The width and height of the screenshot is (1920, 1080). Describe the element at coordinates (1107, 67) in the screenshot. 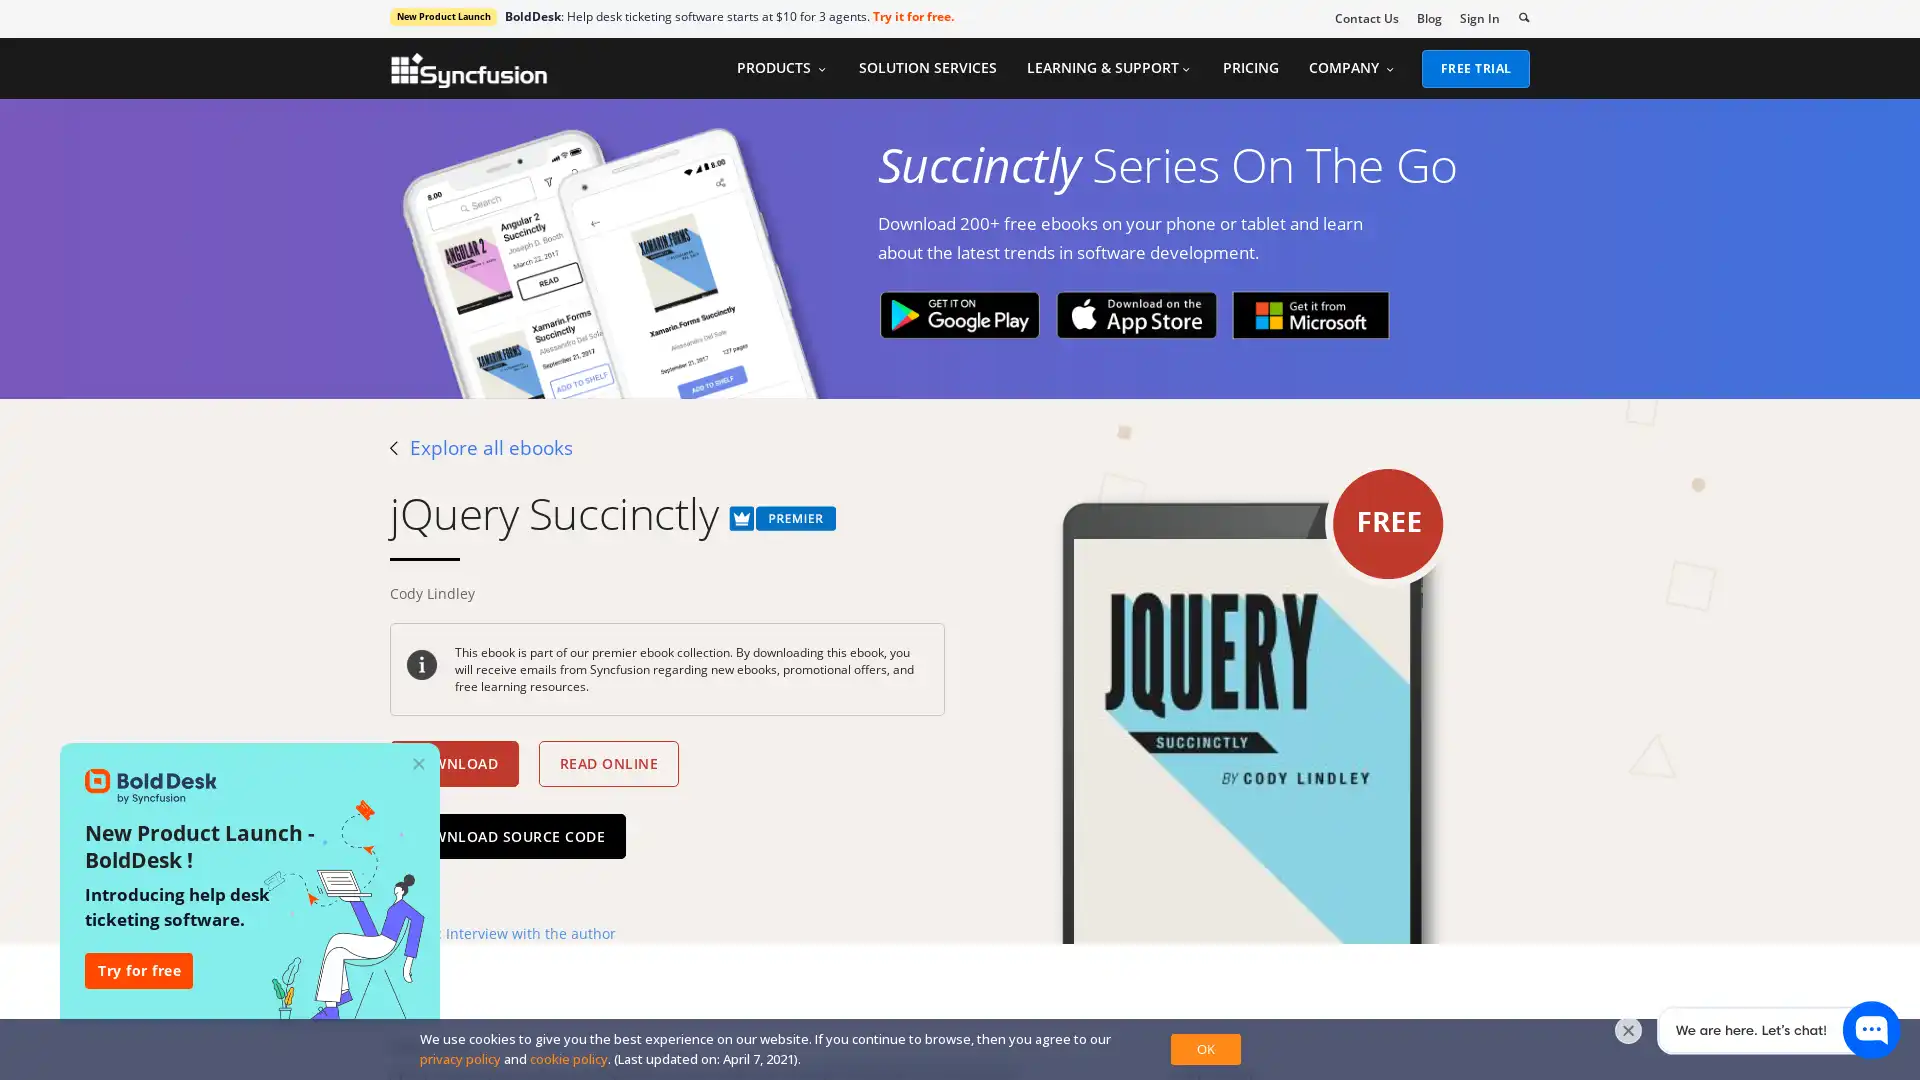

I see `LEARNING & SUPPORT` at that location.